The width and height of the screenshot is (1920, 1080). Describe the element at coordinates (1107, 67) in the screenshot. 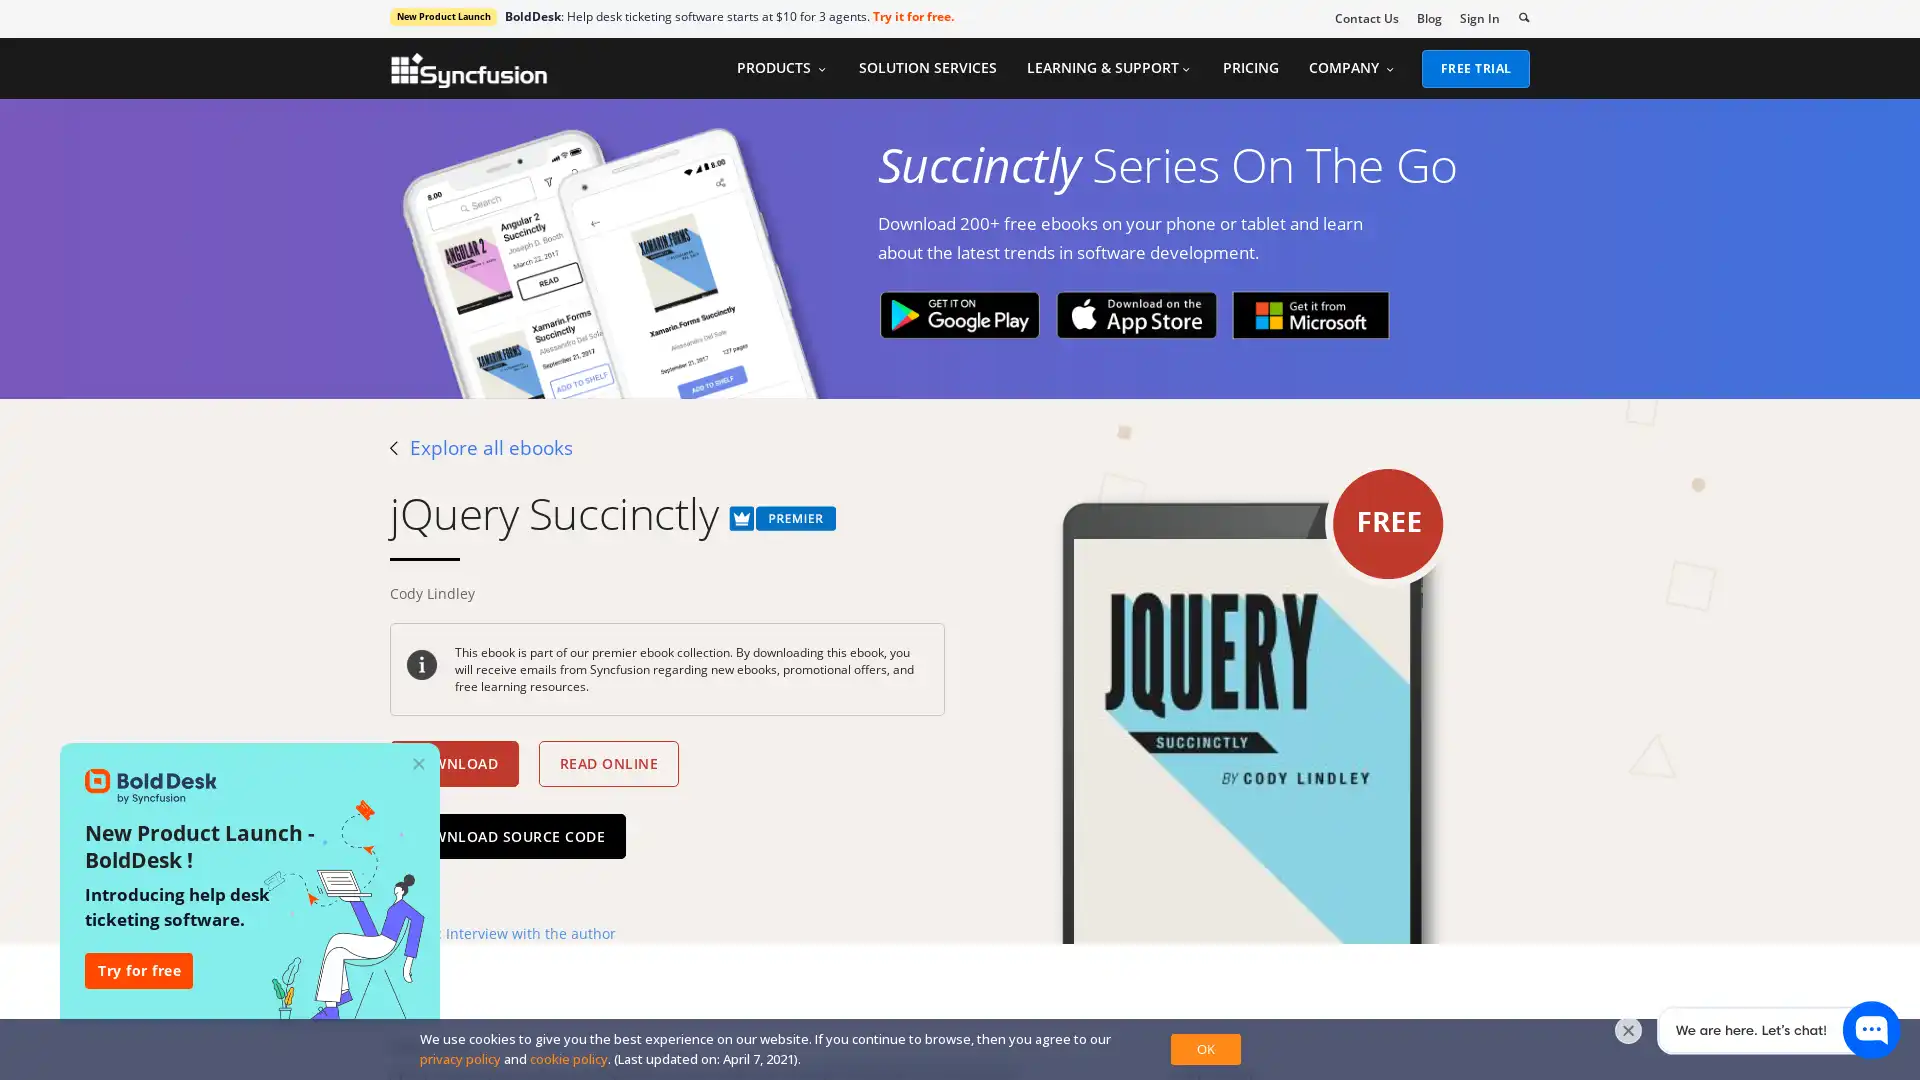

I see `LEARNING & SUPPORT` at that location.